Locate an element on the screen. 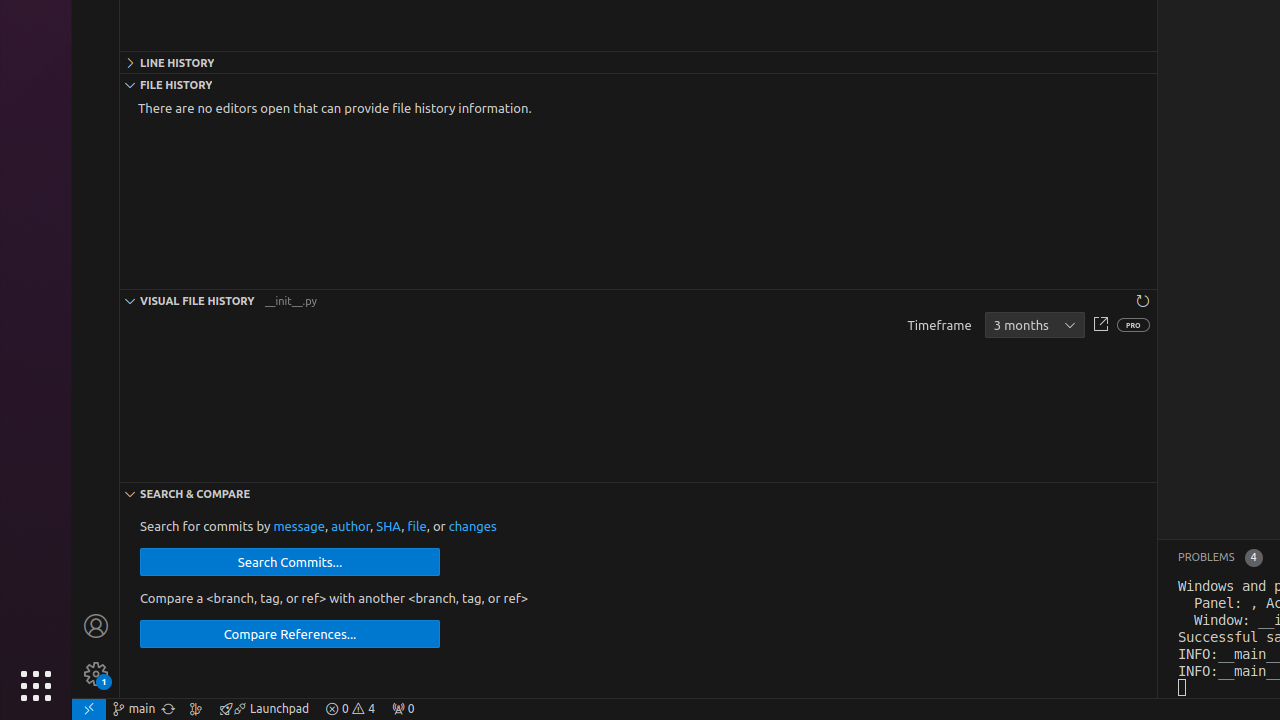  'OSWorld (Git) - main, Checkout Branch/Tag...' is located at coordinates (133, 707).